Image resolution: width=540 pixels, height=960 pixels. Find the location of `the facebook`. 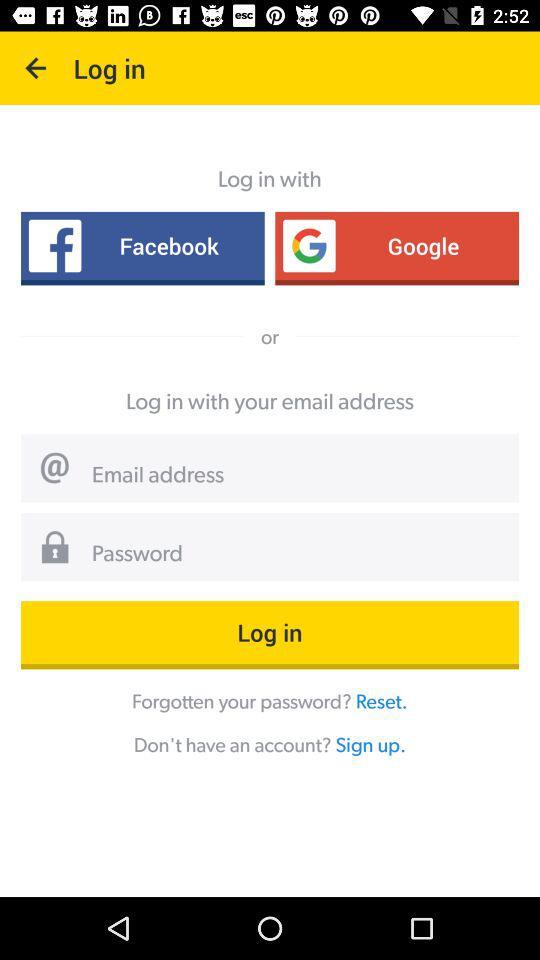

the facebook is located at coordinates (141, 244).